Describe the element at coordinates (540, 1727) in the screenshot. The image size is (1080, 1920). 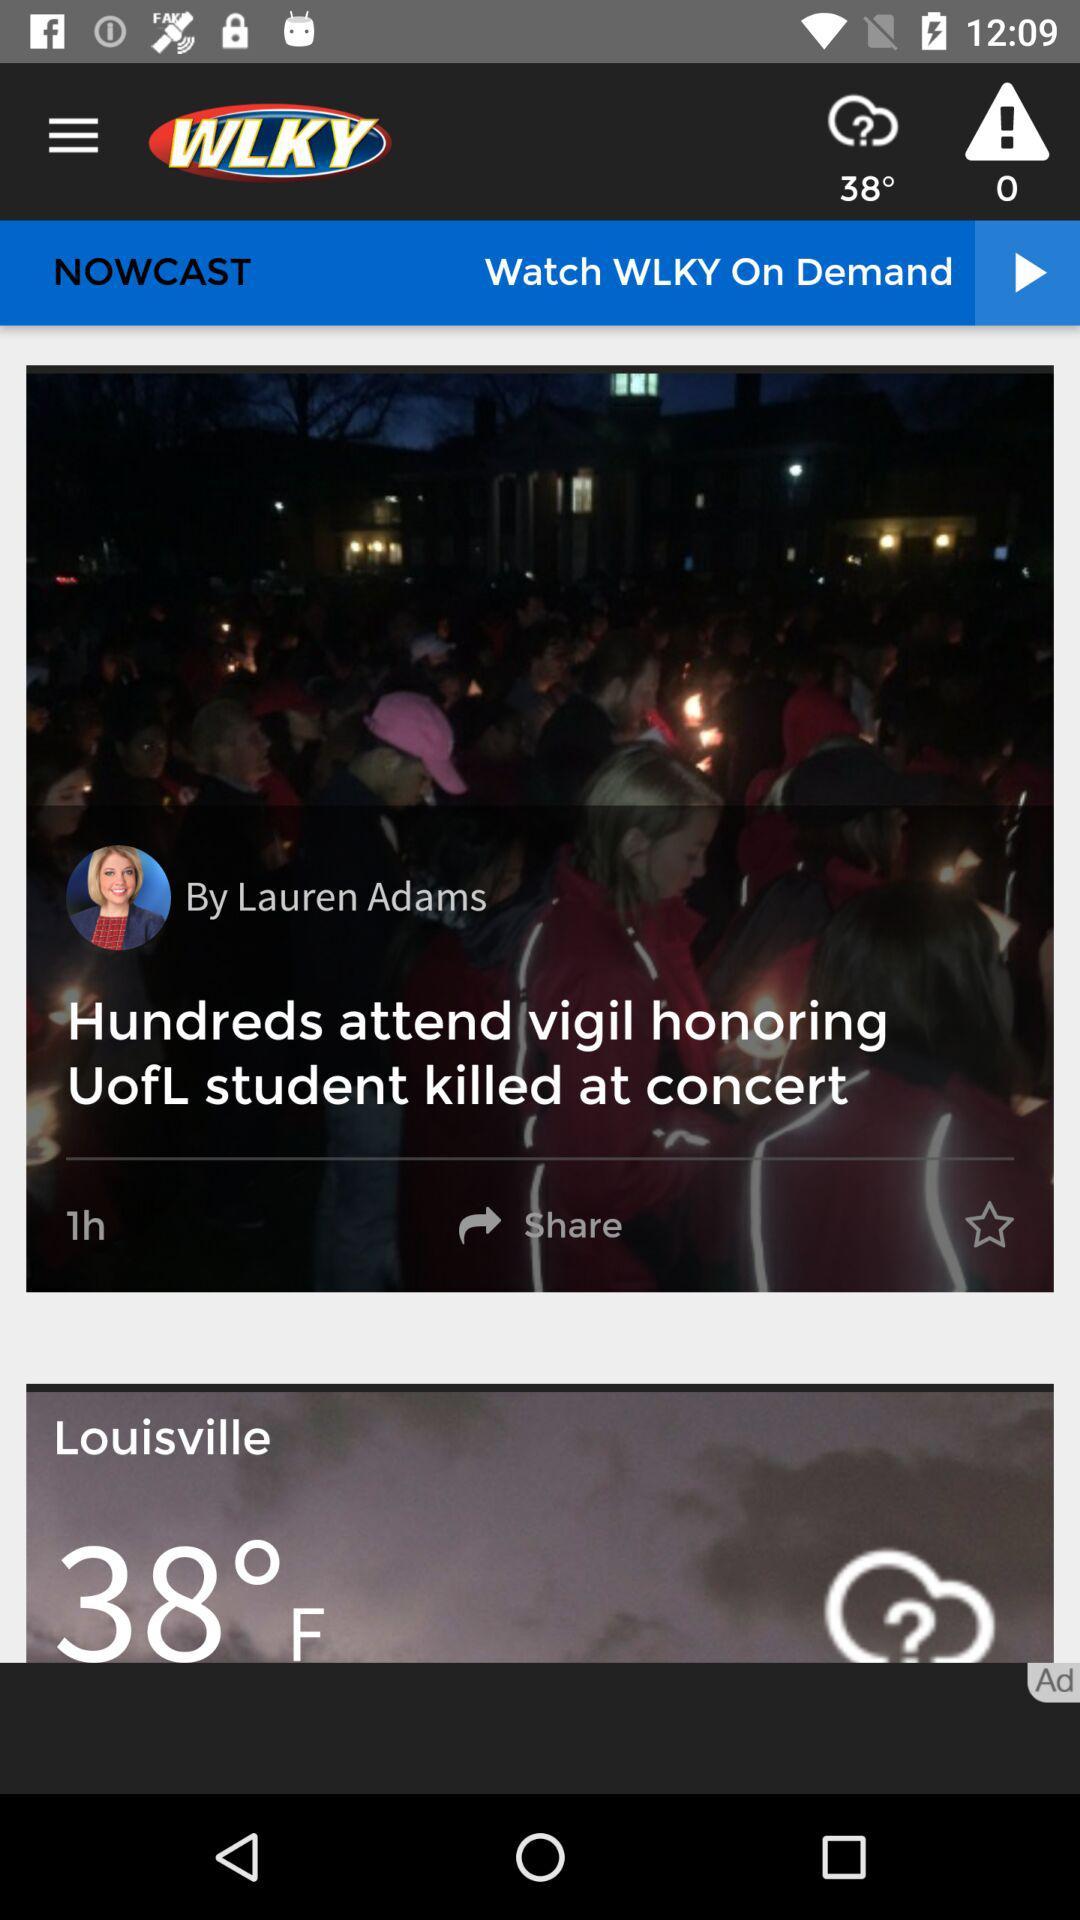
I see `visit advertisement page` at that location.